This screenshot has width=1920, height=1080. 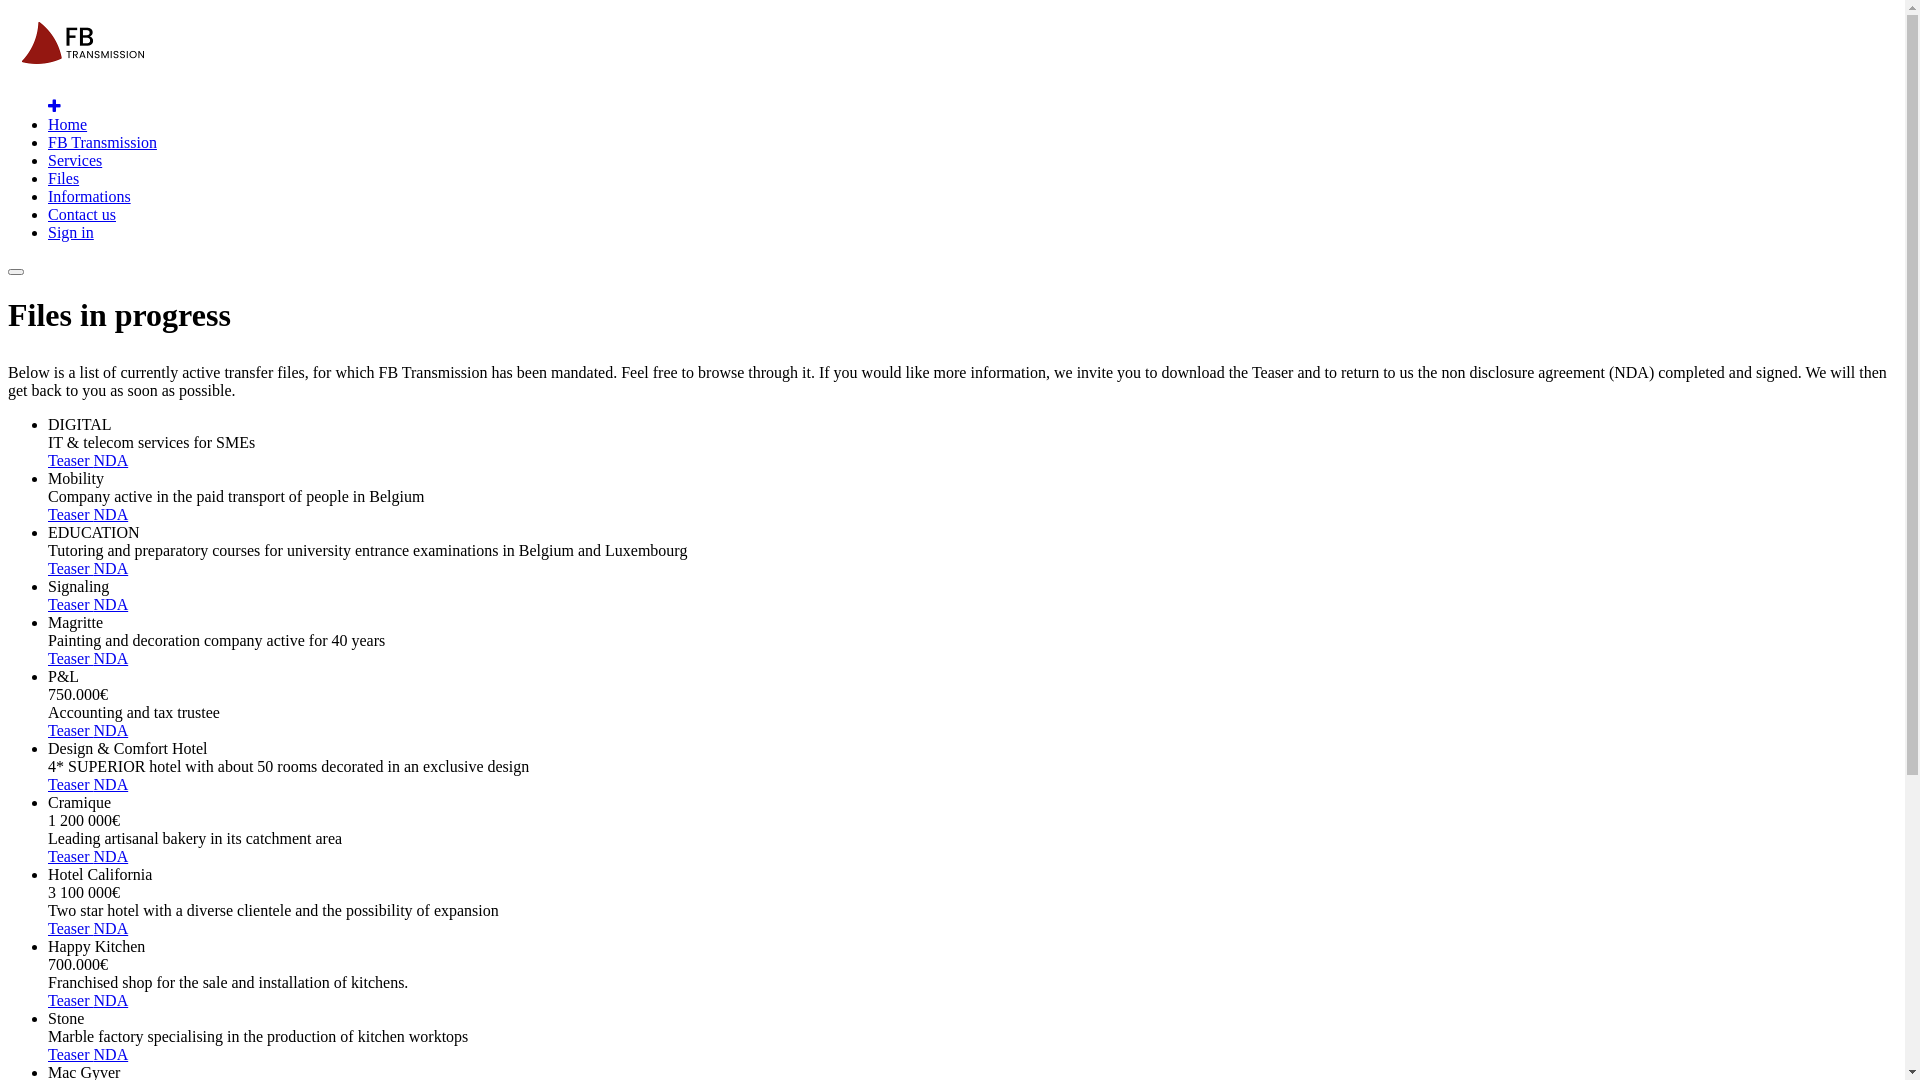 I want to click on 'Informations', so click(x=88, y=196).